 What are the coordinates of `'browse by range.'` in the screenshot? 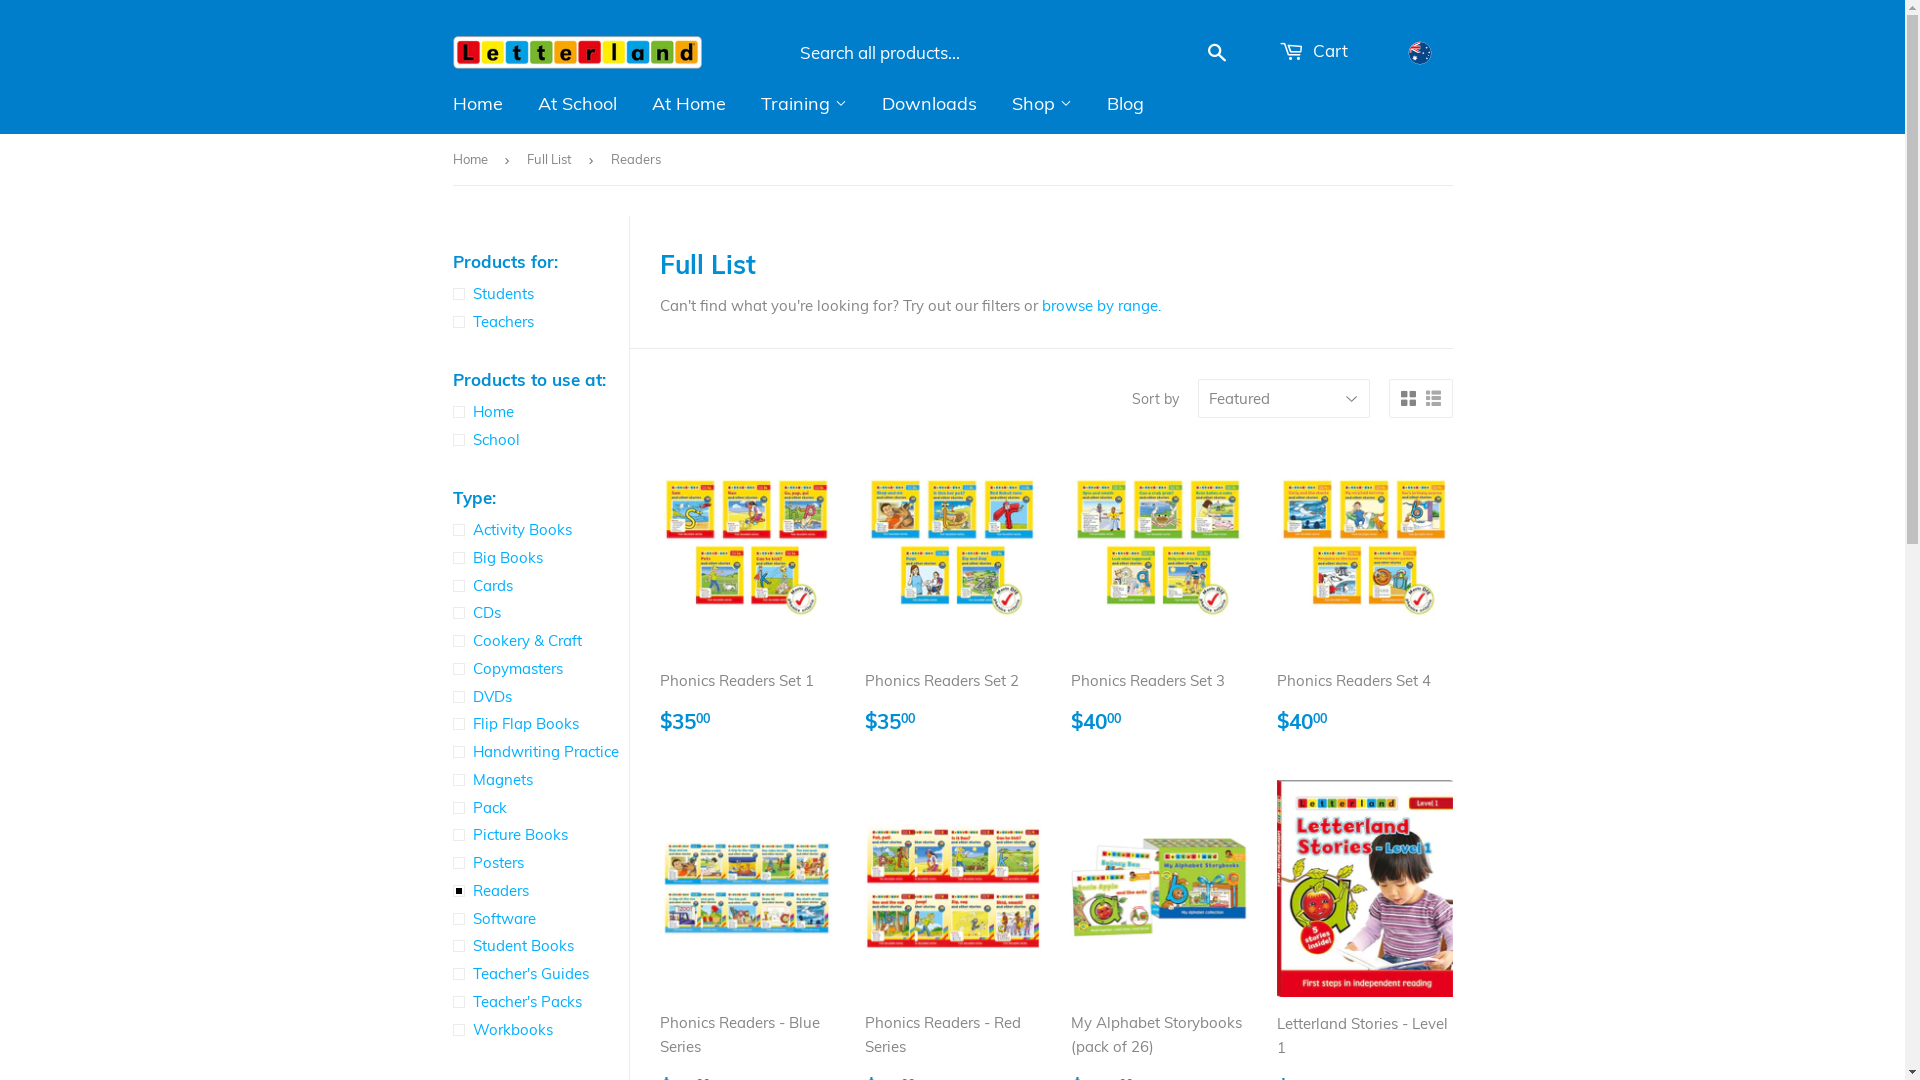 It's located at (1100, 305).